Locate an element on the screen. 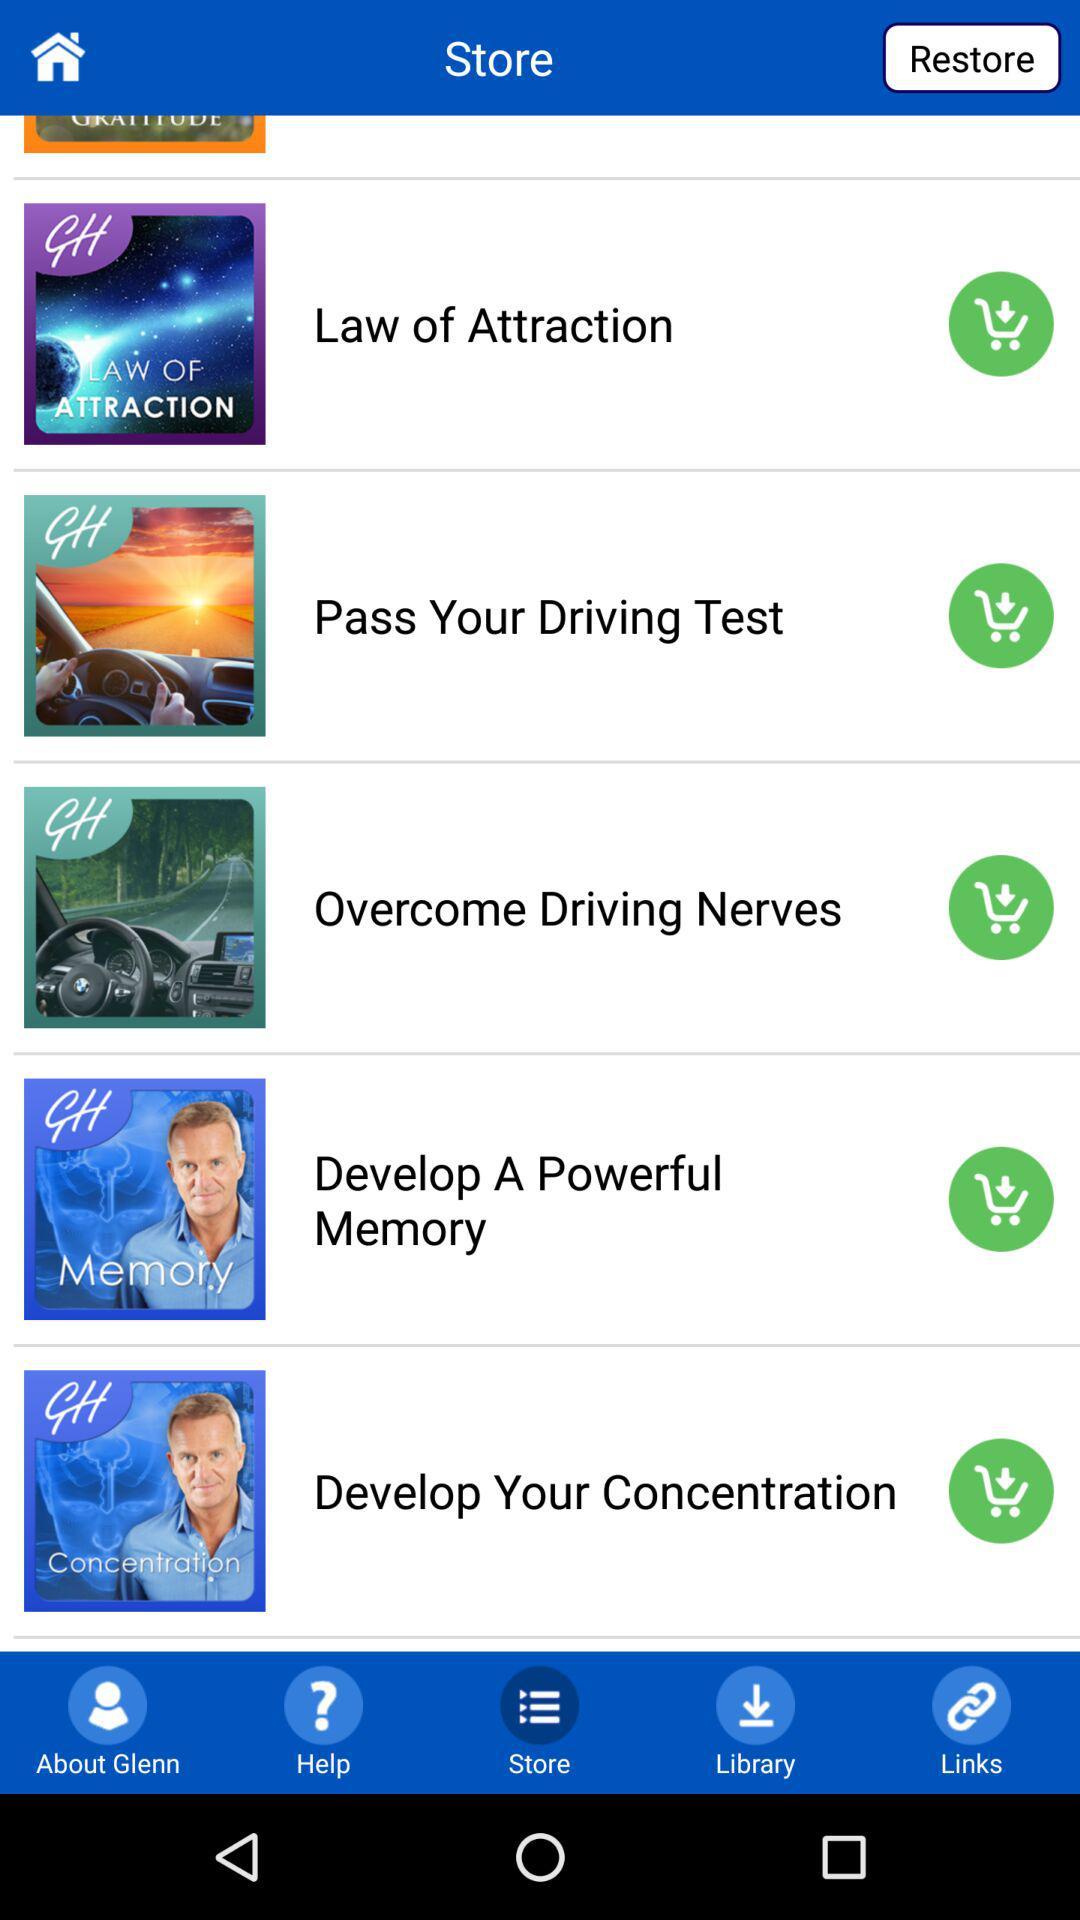 The image size is (1080, 1920). library option beside links icon is located at coordinates (755, 1703).